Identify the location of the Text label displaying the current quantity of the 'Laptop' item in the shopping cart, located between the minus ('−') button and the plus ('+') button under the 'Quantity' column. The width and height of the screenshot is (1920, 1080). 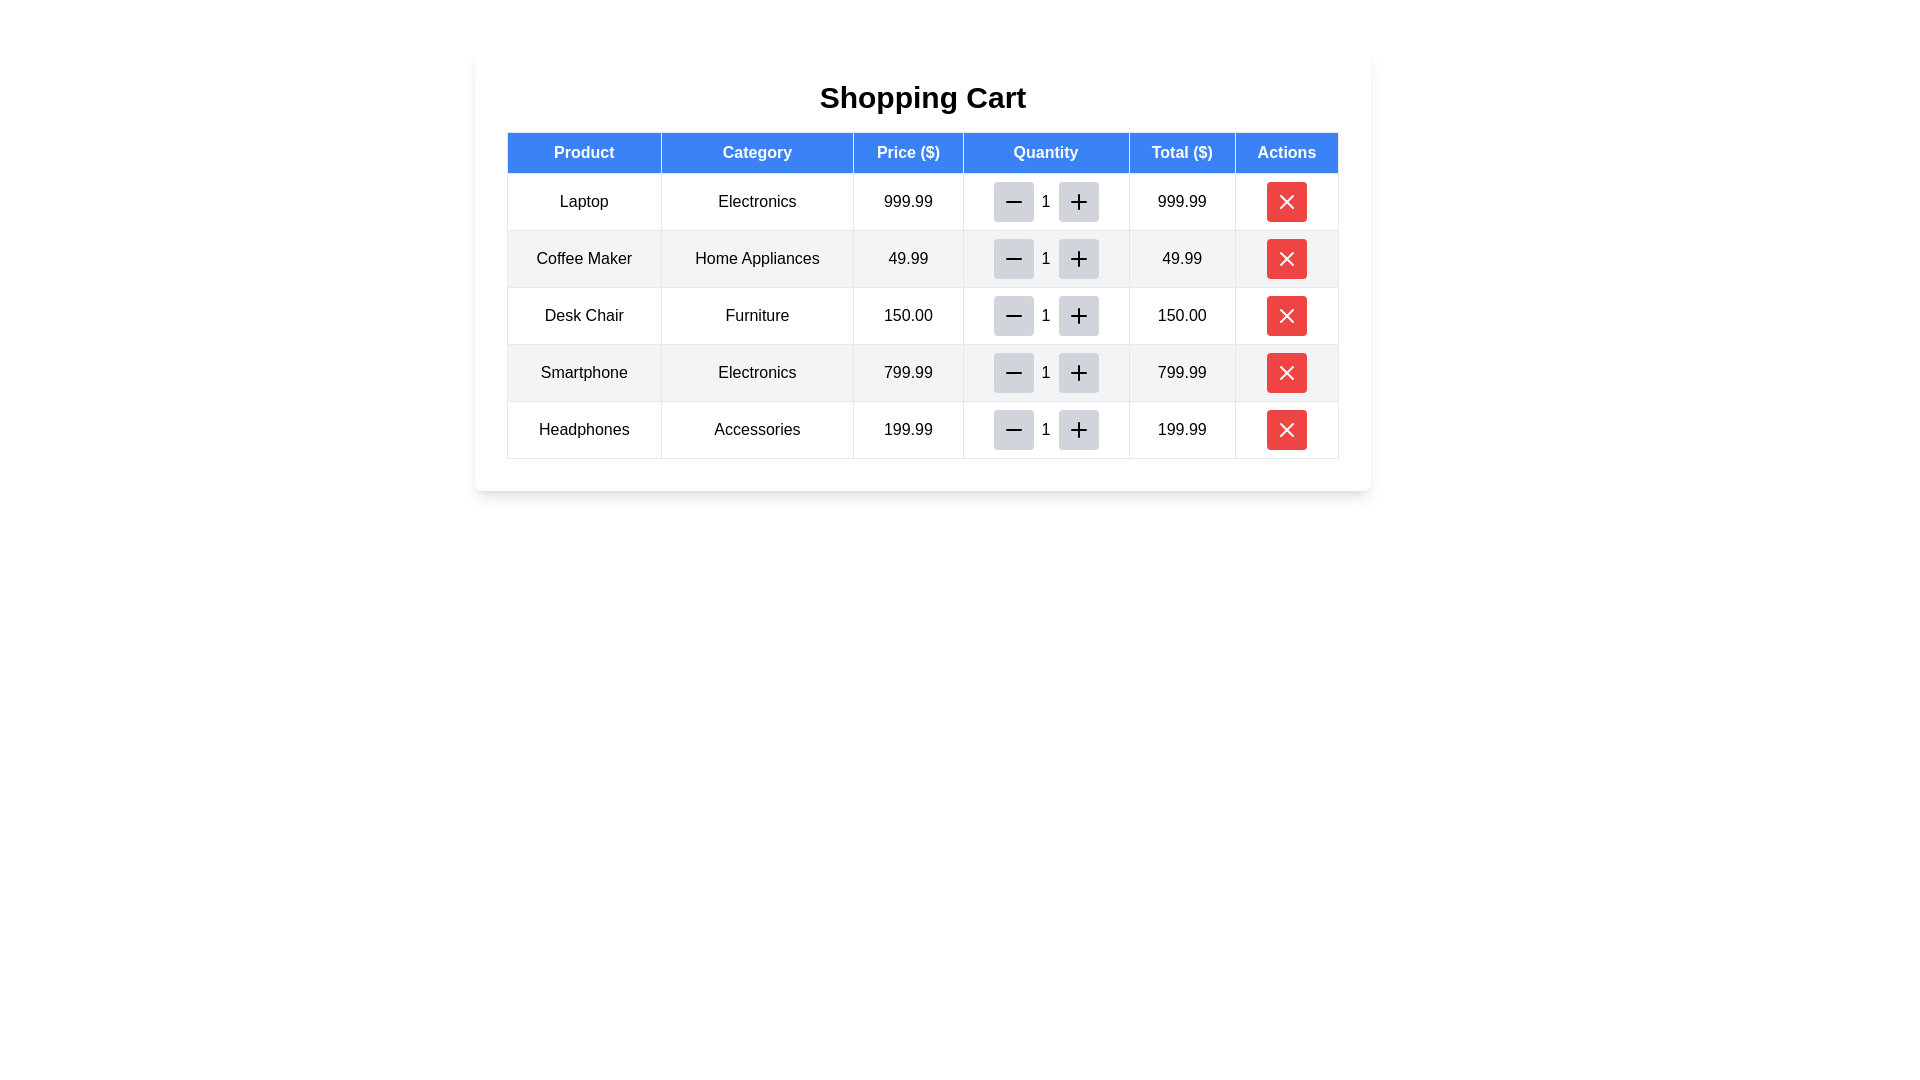
(1045, 201).